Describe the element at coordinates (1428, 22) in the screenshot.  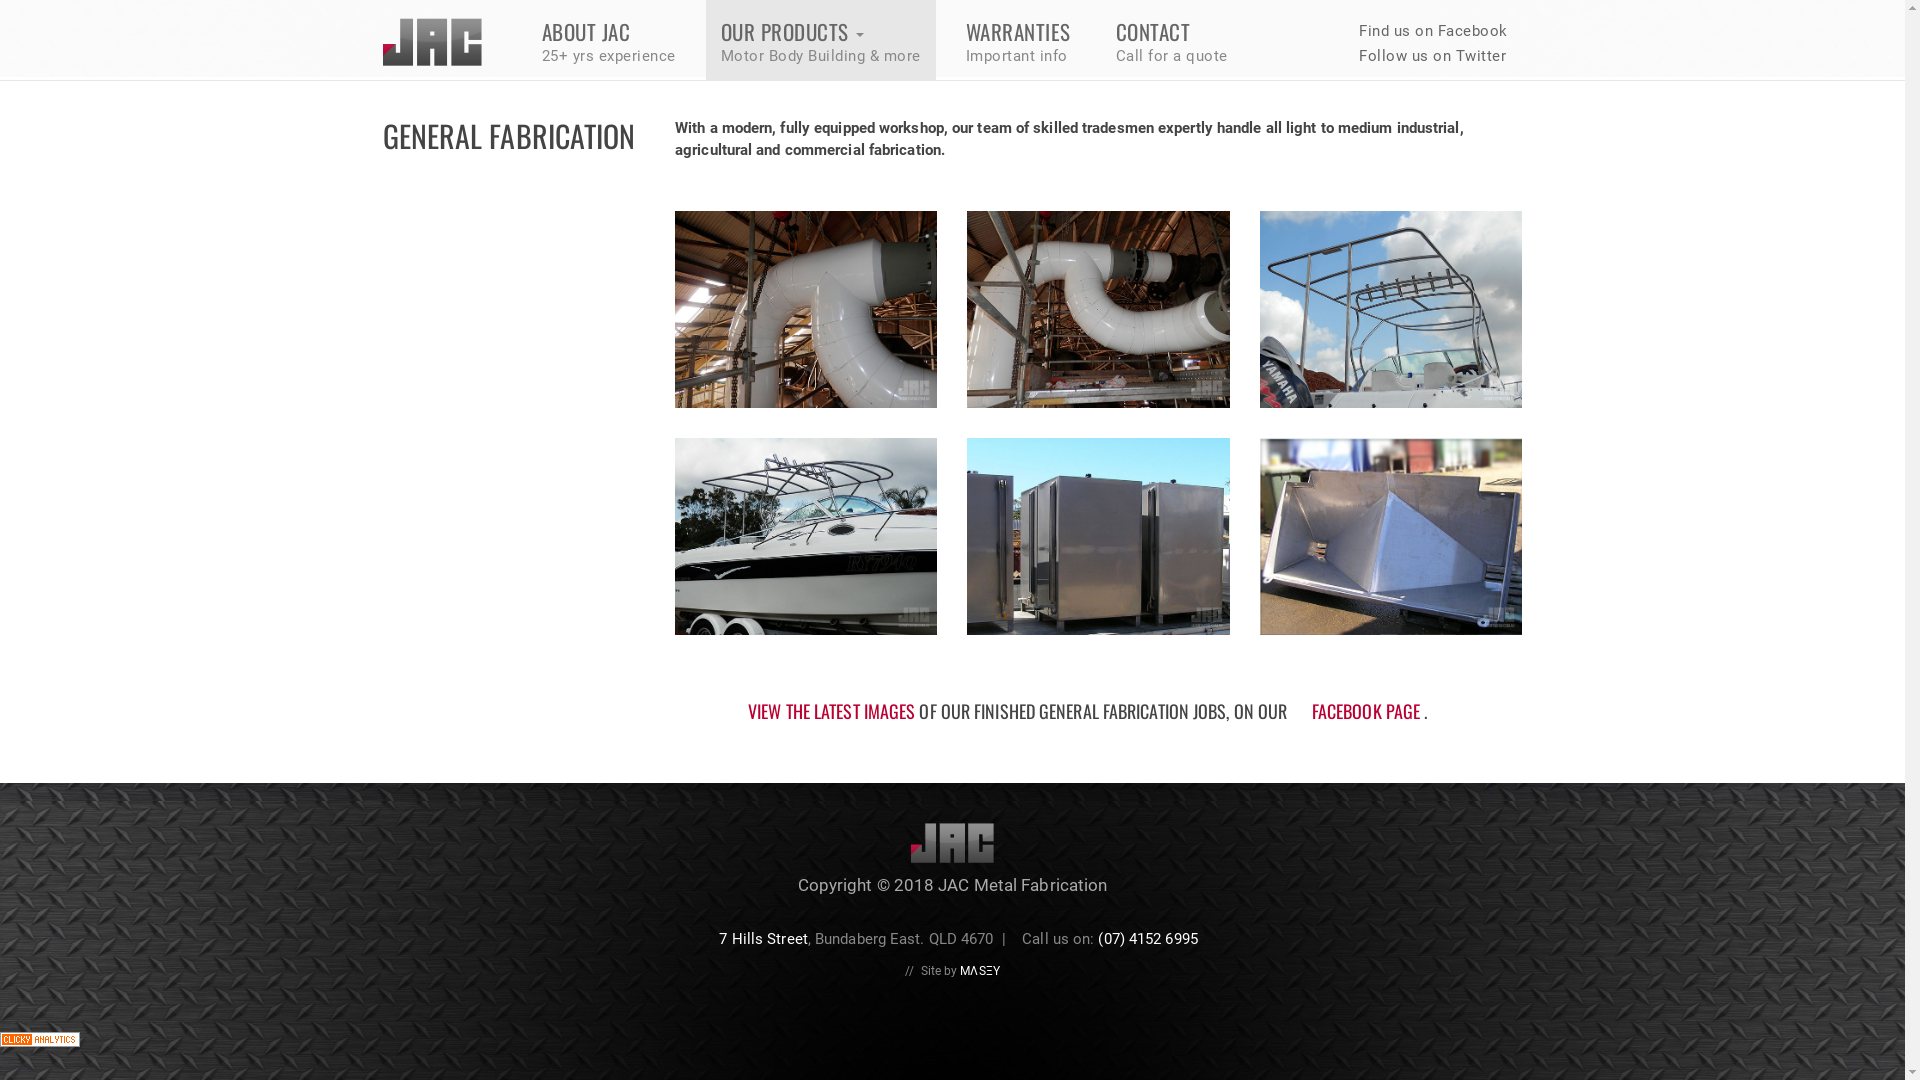
I see `'  Find us on Facebook'` at that location.